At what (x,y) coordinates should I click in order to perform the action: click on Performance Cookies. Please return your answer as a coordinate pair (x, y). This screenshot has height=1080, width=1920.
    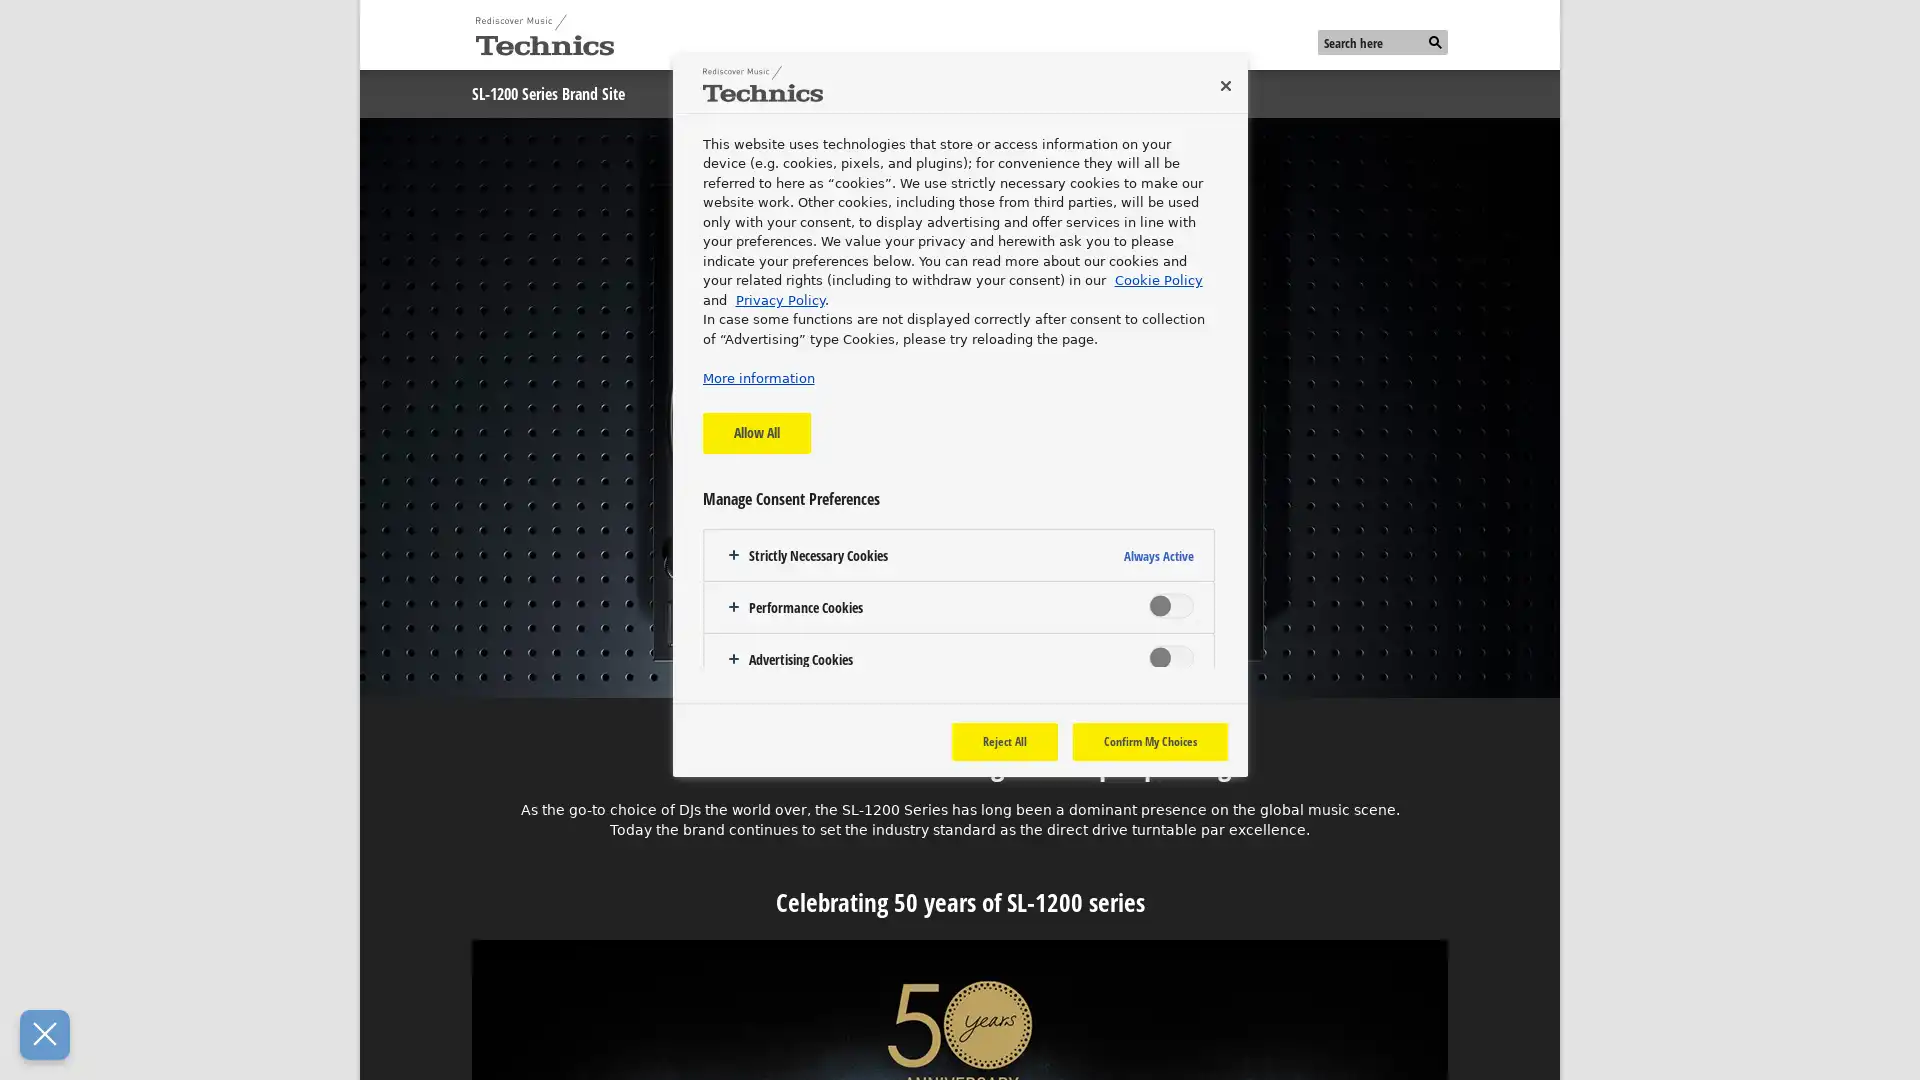
    Looking at the image, I should click on (957, 606).